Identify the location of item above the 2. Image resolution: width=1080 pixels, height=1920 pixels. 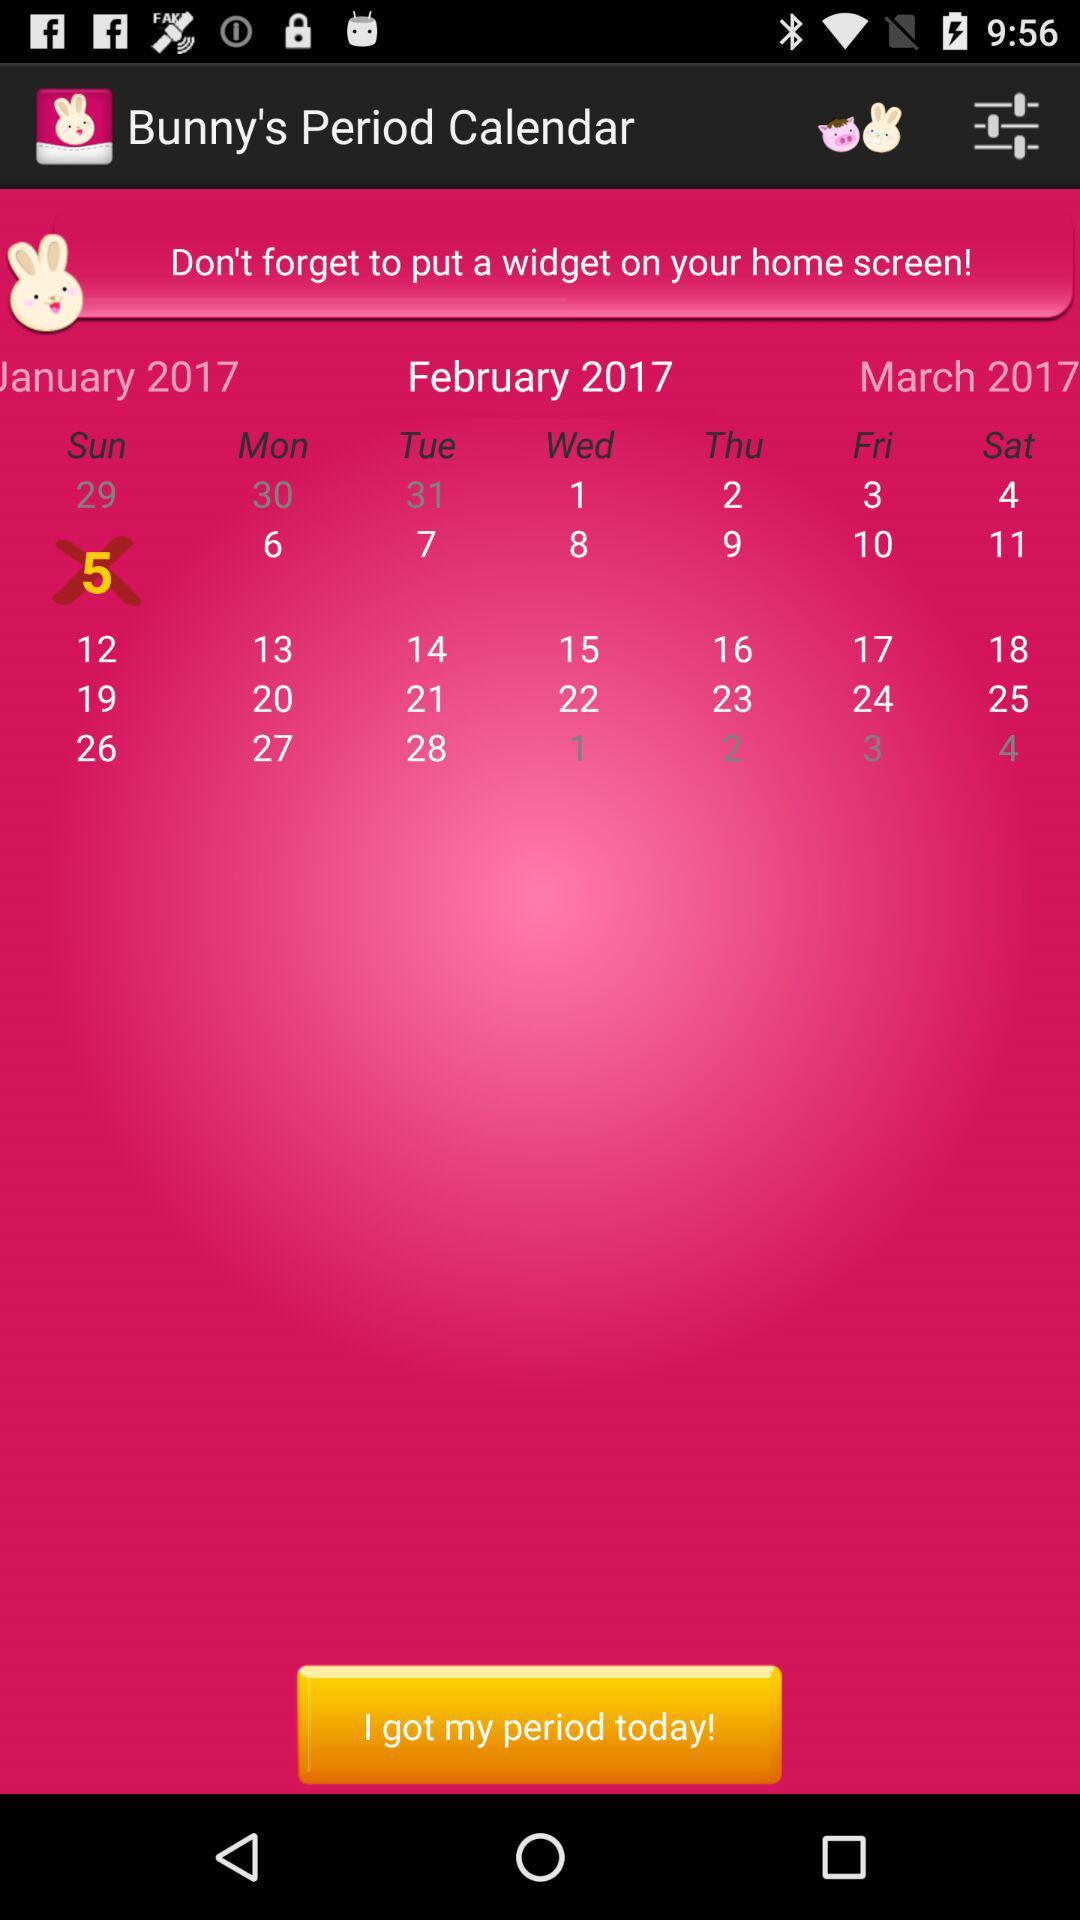
(871, 697).